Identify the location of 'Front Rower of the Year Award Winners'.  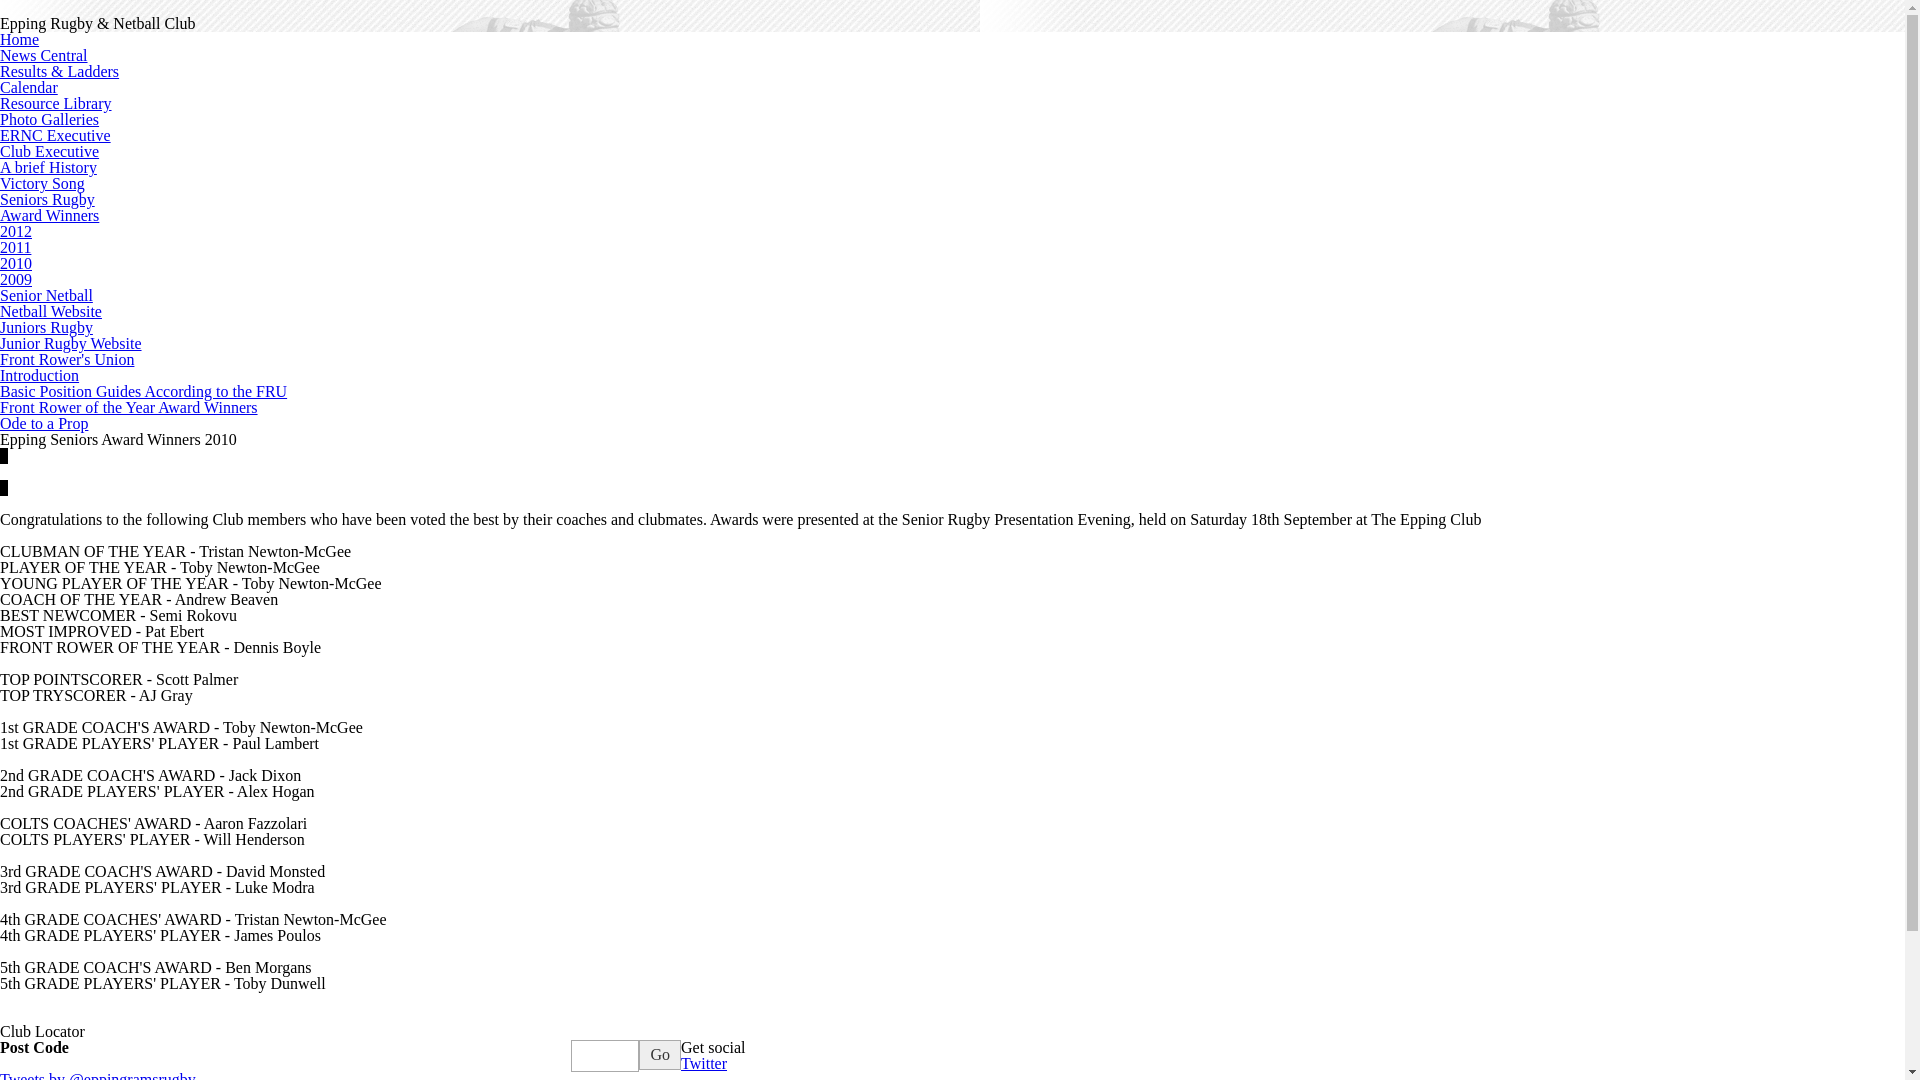
(0, 406).